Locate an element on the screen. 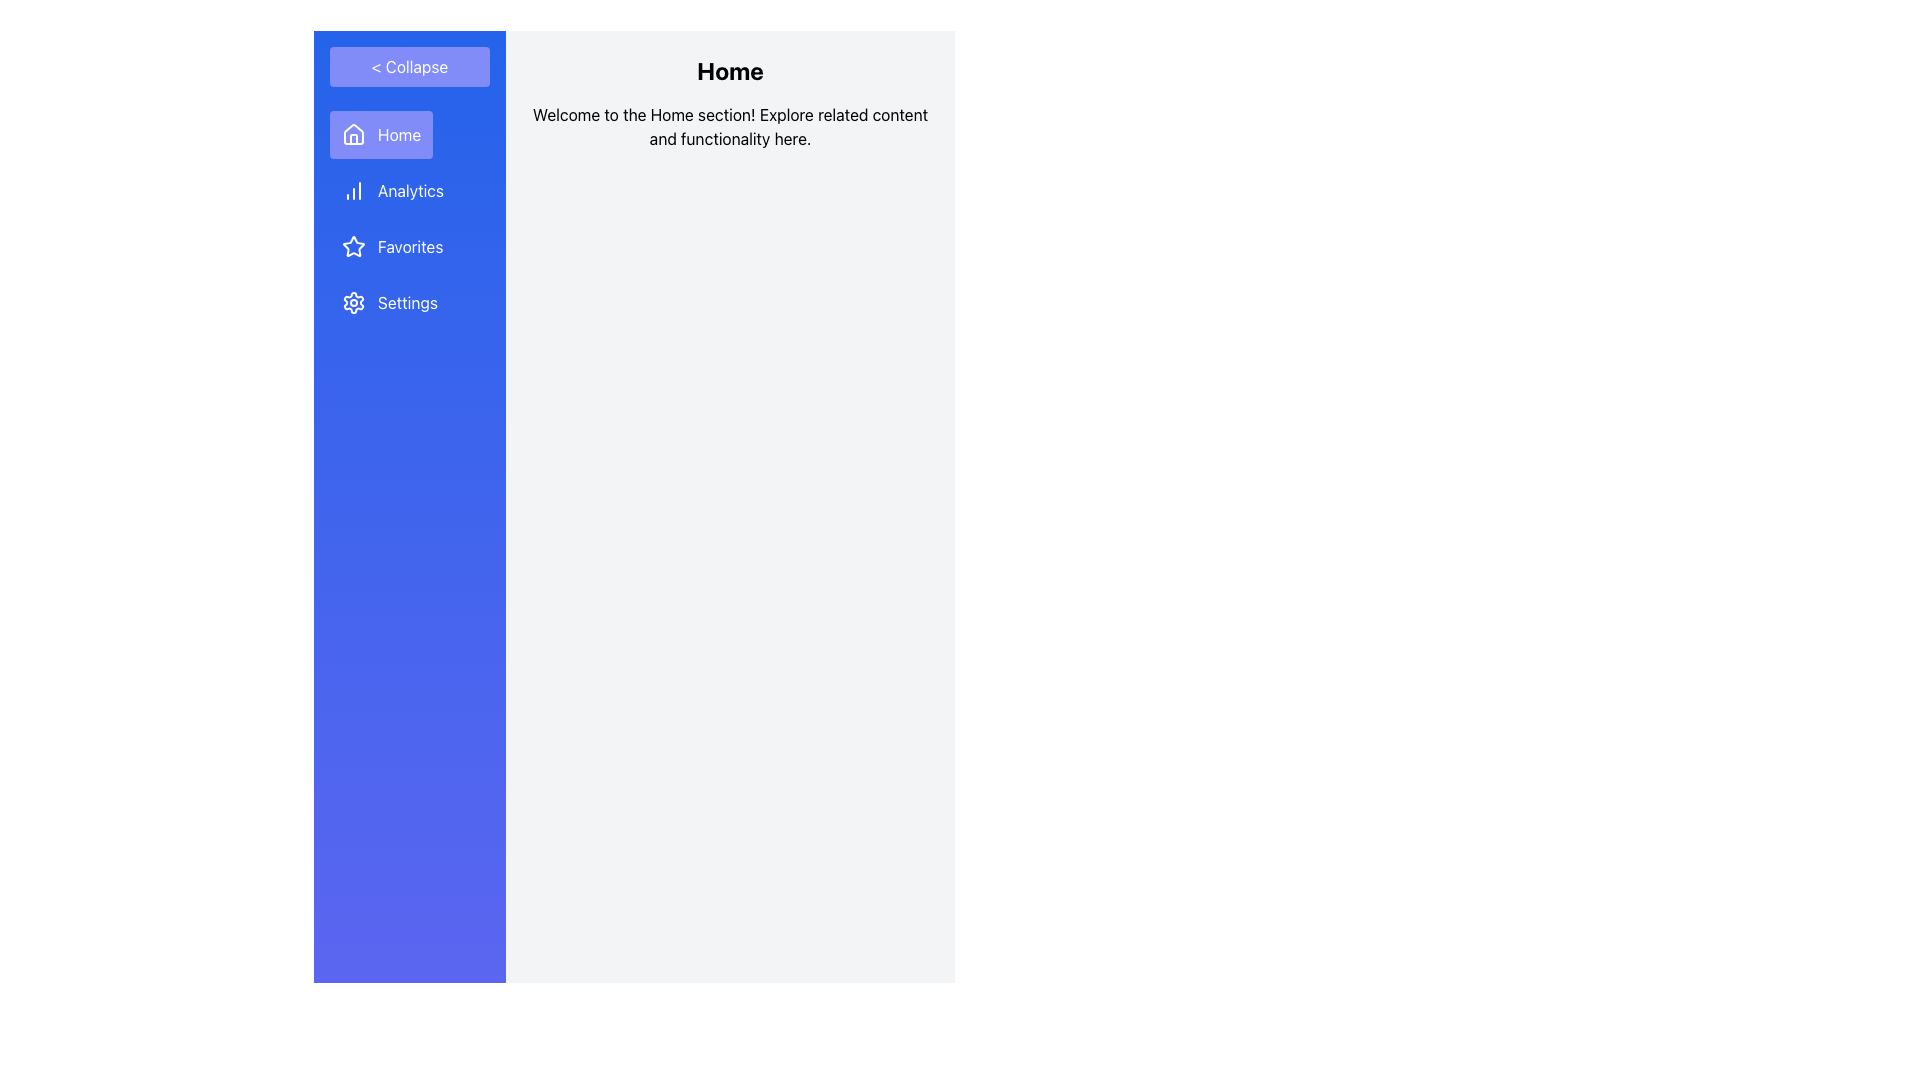 The height and width of the screenshot is (1080, 1920). the 'Home' navigation button in the sidebar, which has a purple background, rounded corners, and displays a white house icon followed by the text 'Home' is located at coordinates (381, 135).